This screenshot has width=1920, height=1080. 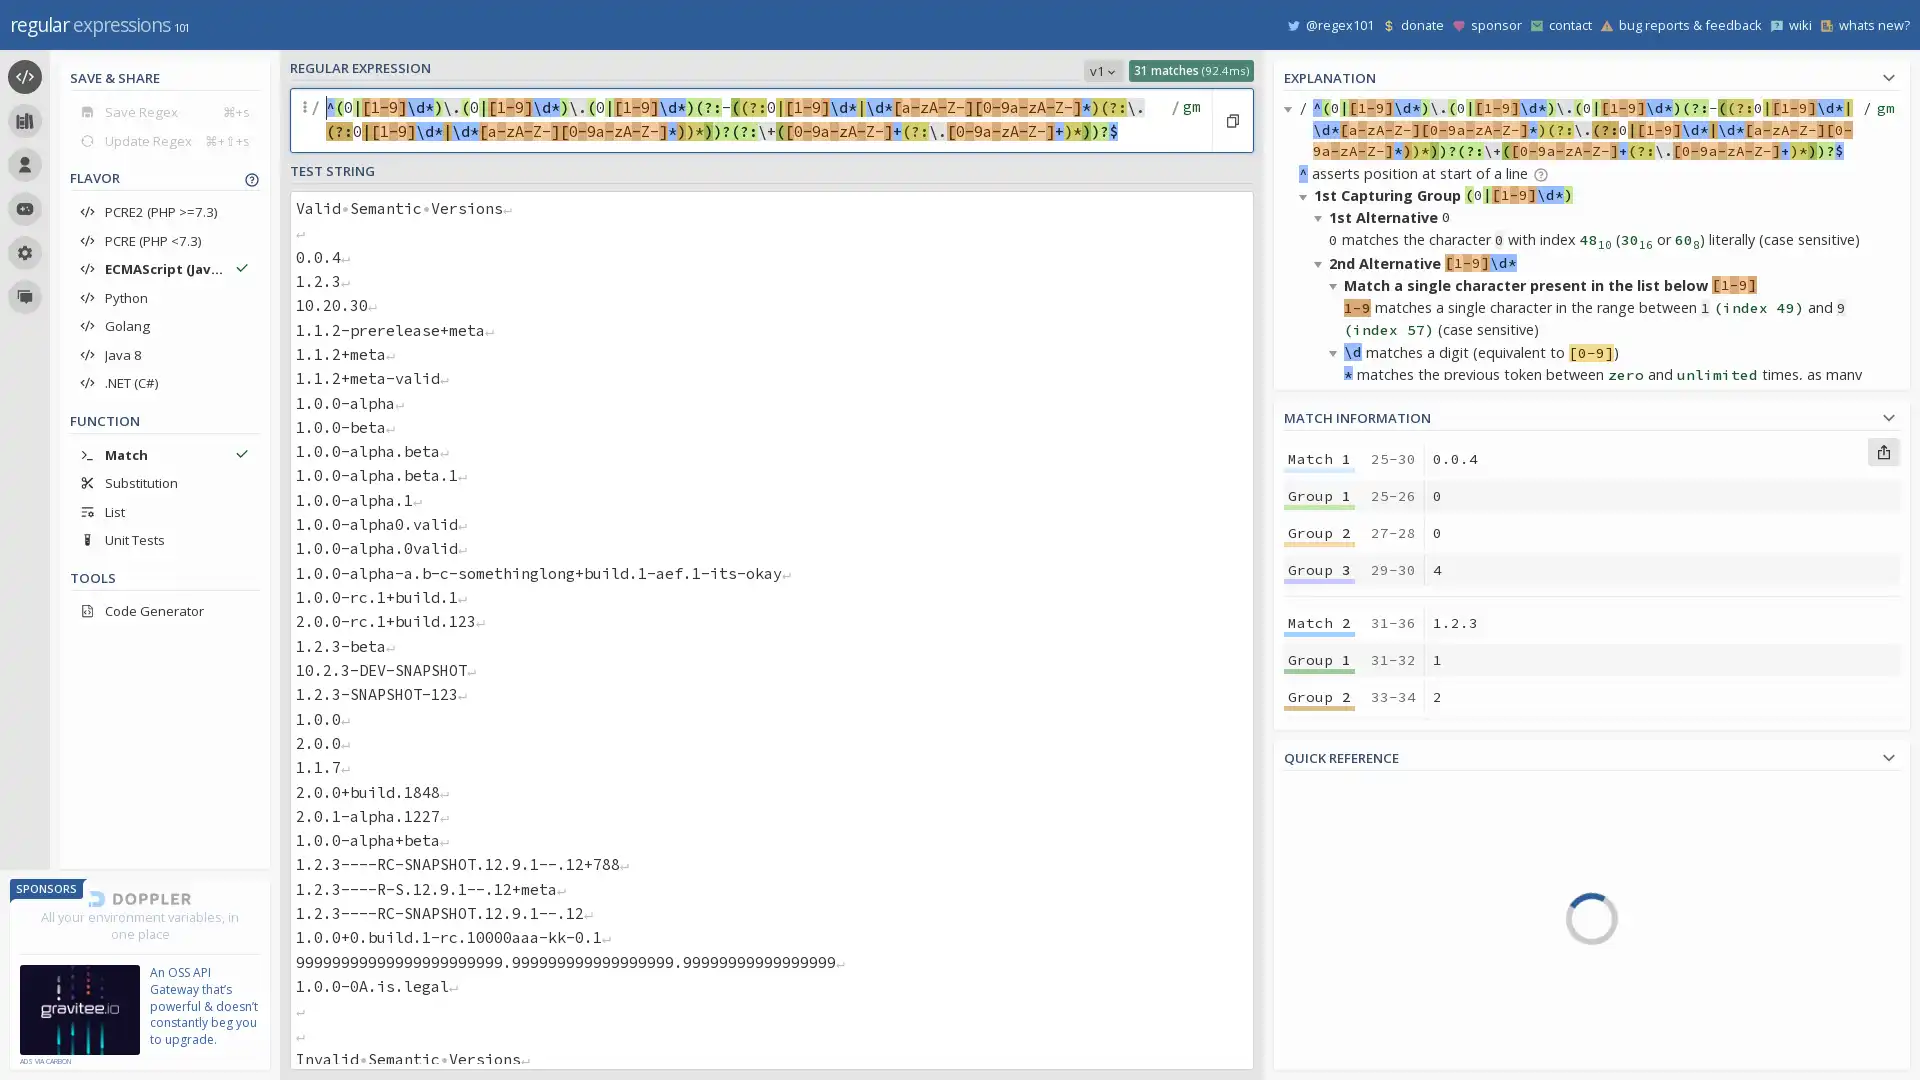 I want to click on Save Regex +s, so click(x=164, y=111).